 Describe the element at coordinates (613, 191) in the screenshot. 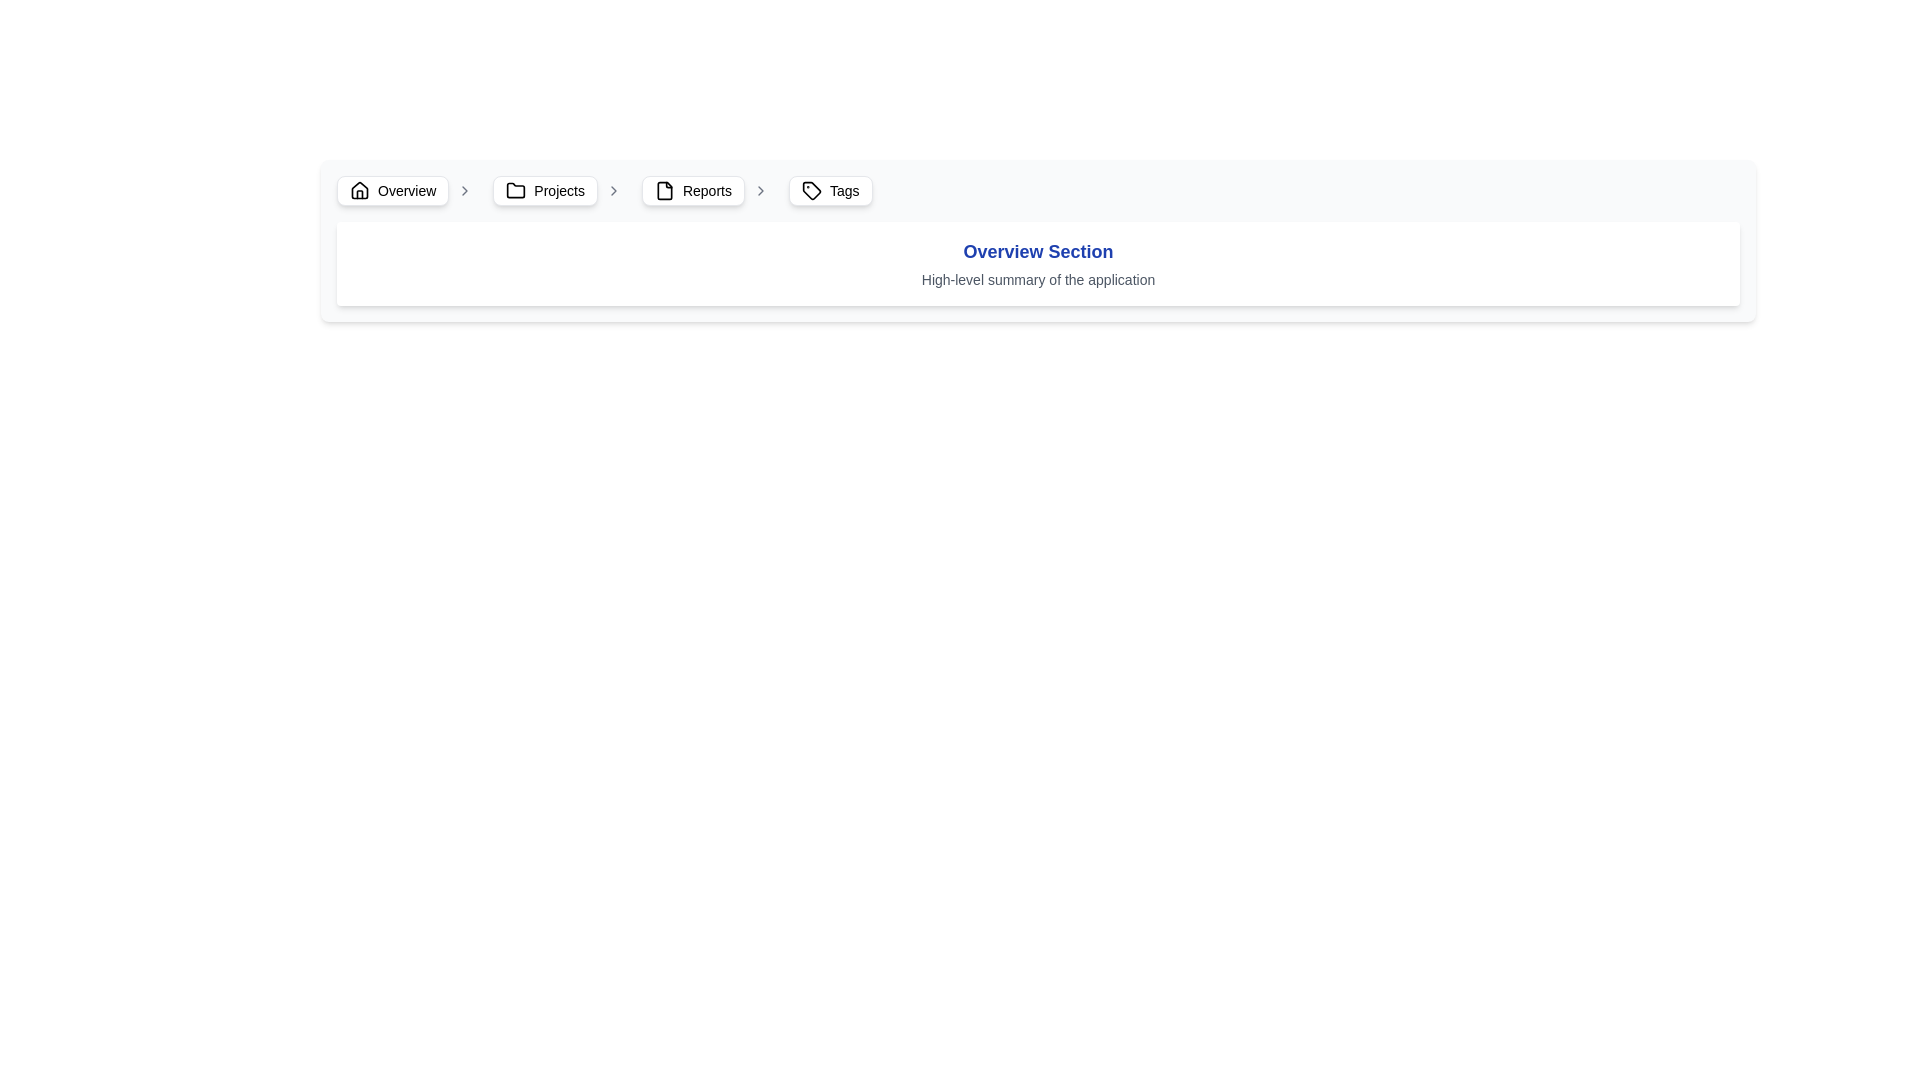

I see `the icon located at the center-right side of the 'Projects' navigation button in the breadcrumb trail` at that location.